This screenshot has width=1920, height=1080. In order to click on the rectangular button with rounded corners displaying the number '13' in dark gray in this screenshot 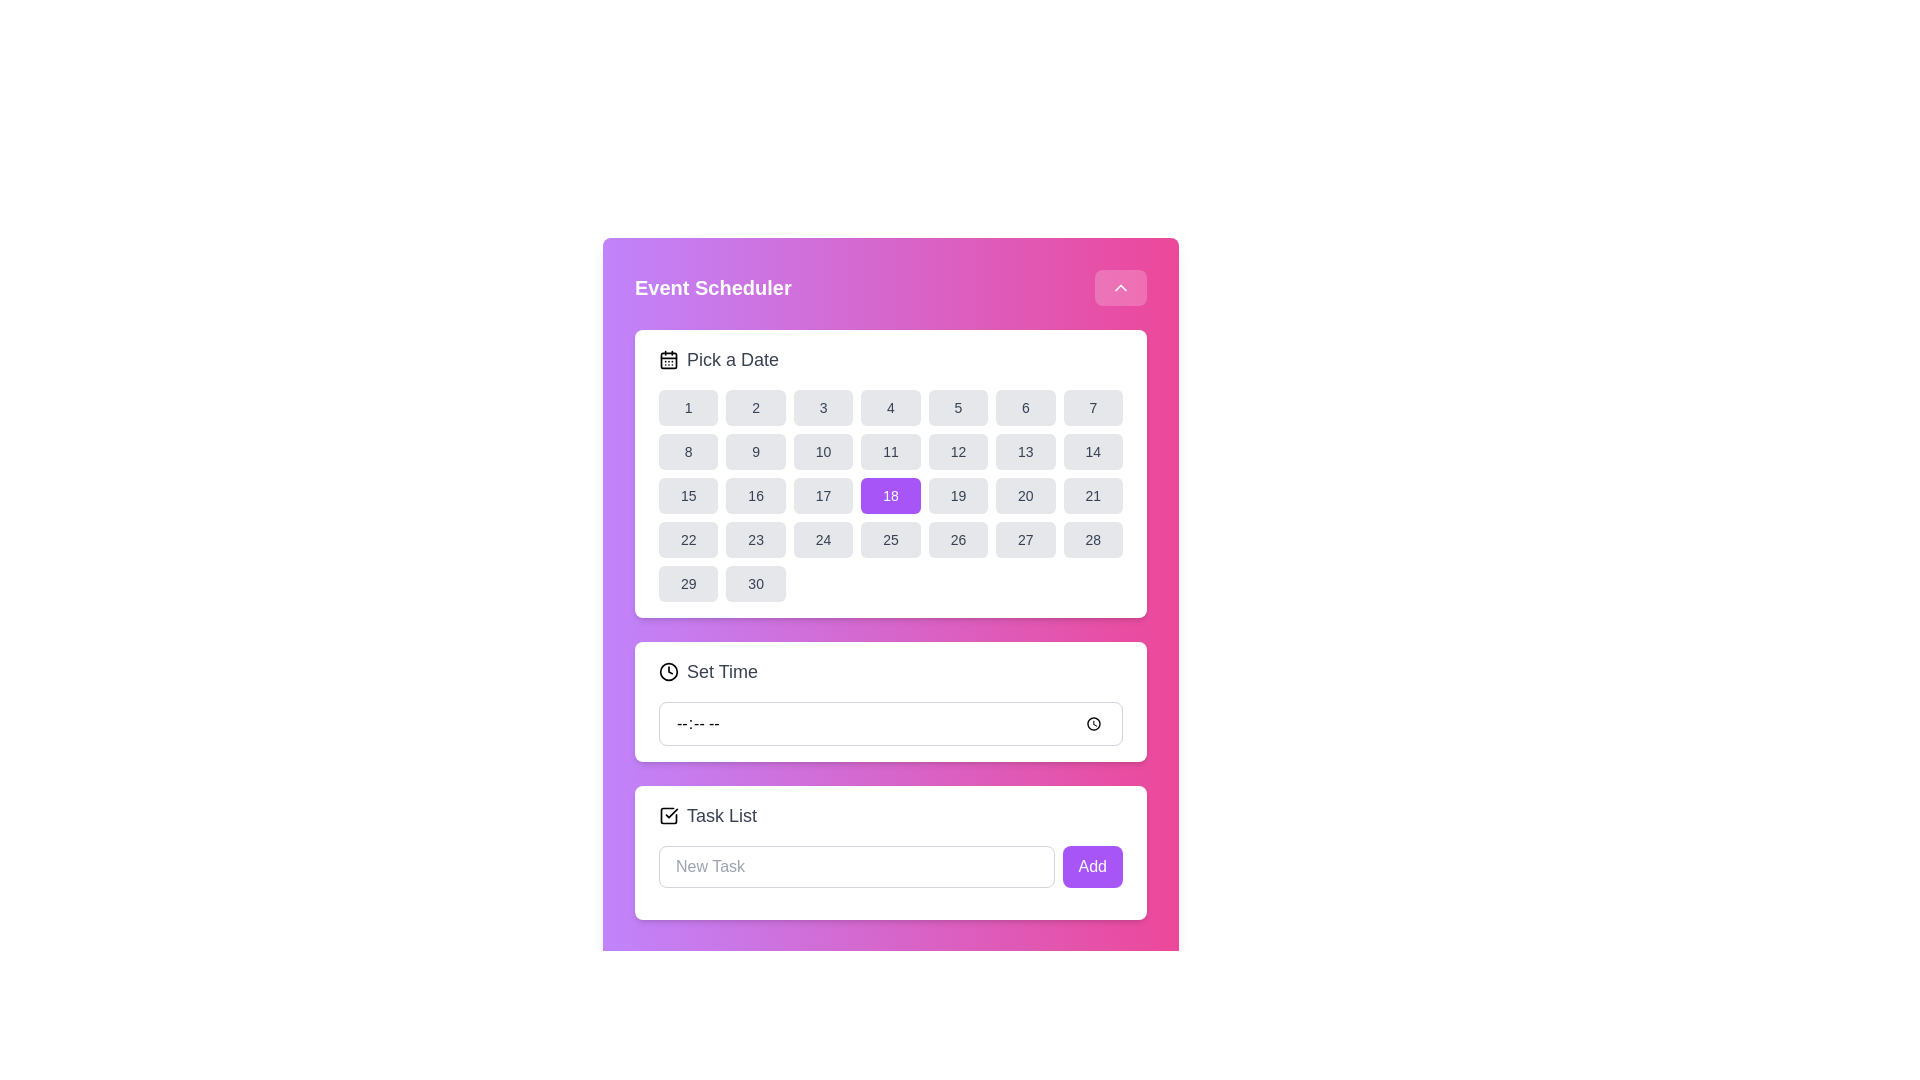, I will do `click(1025, 451)`.